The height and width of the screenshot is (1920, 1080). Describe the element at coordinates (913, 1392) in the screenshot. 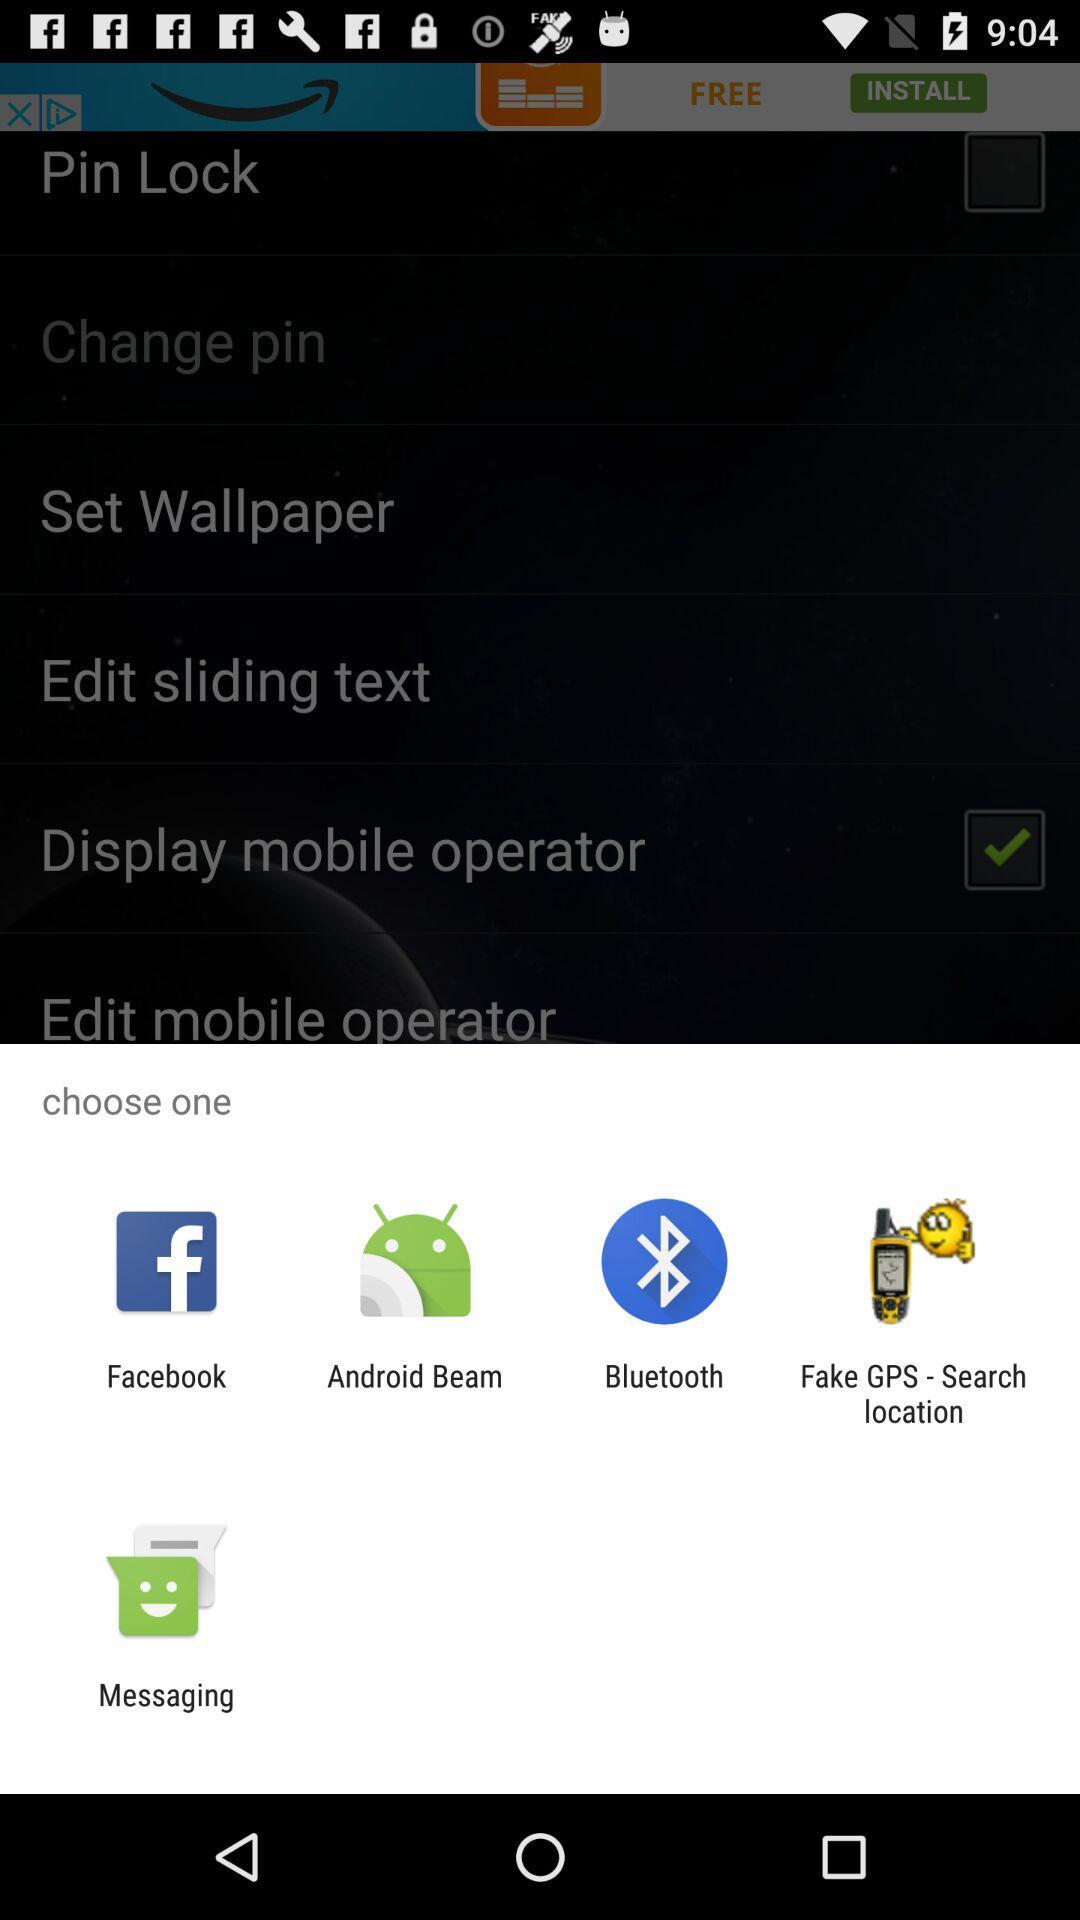

I see `icon to the right of bluetooth icon` at that location.